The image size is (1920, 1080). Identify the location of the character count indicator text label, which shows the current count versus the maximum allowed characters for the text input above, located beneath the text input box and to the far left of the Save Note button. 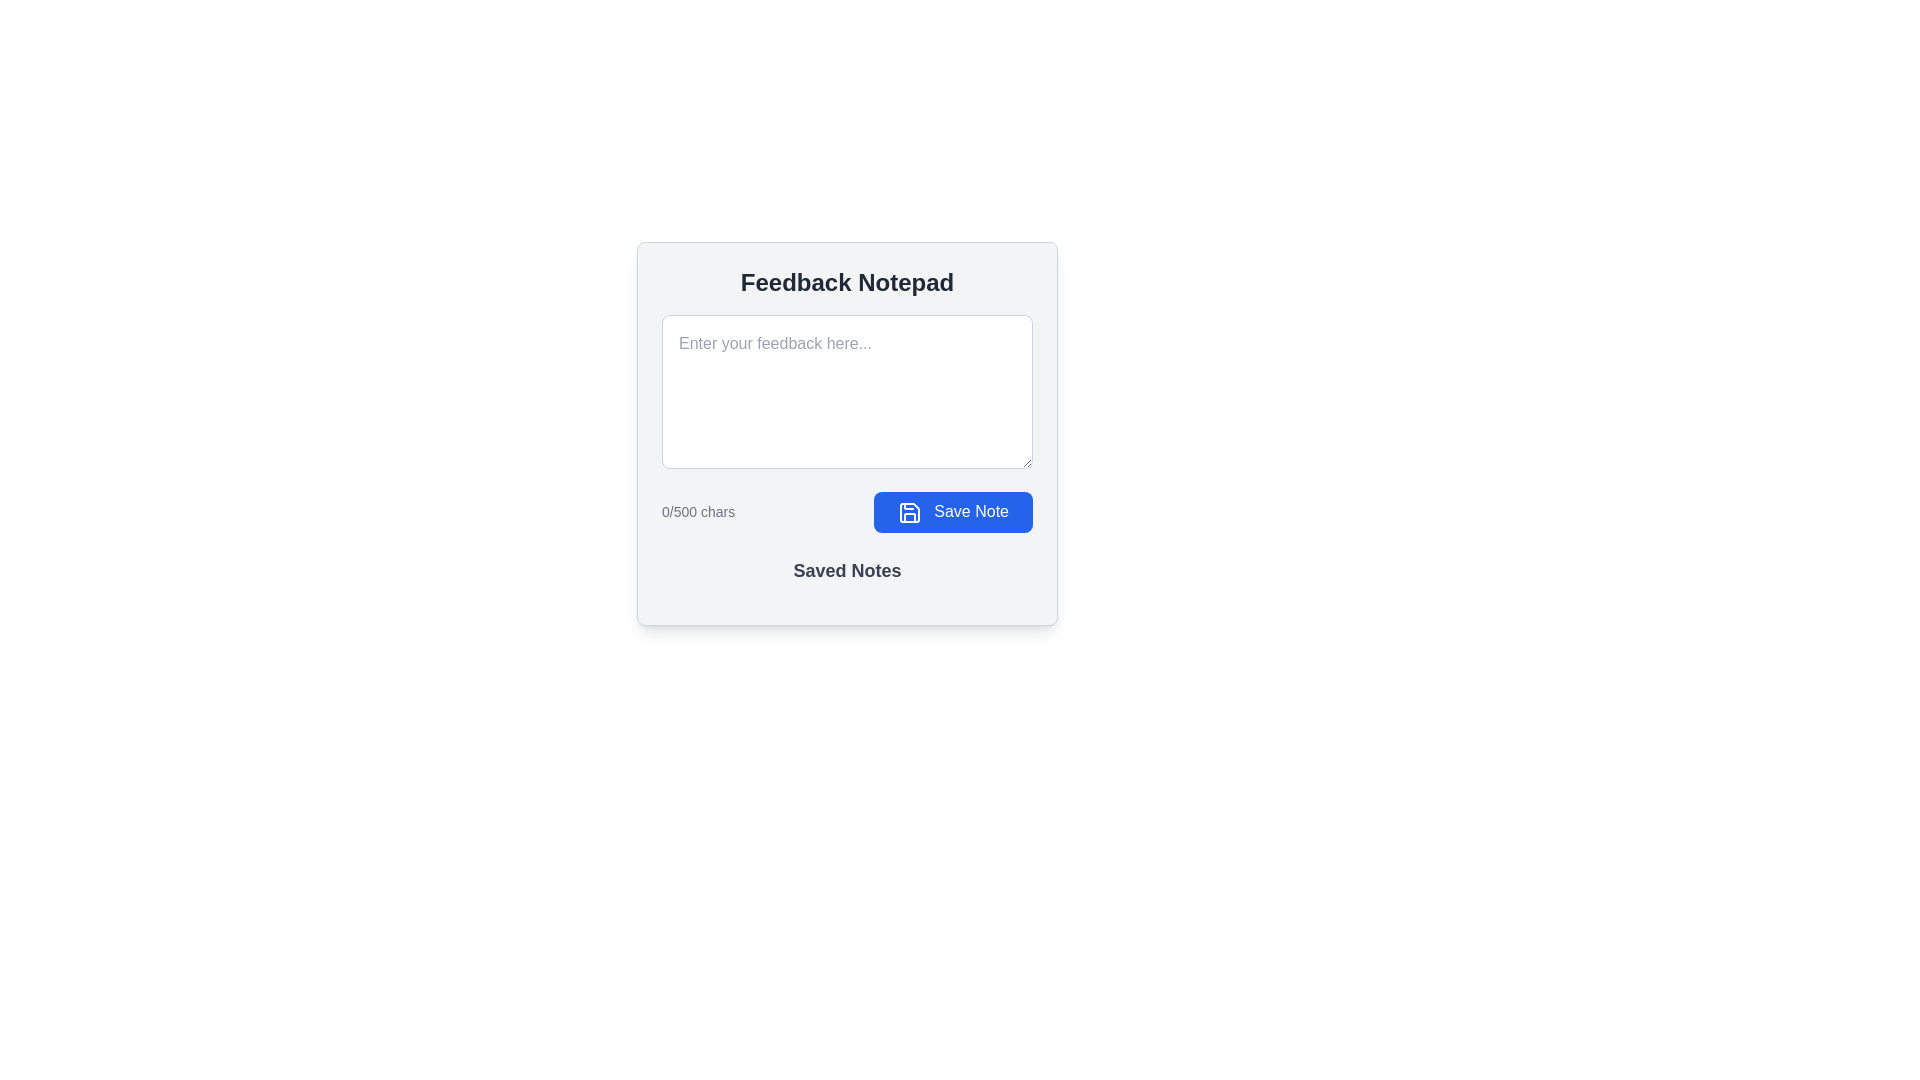
(698, 511).